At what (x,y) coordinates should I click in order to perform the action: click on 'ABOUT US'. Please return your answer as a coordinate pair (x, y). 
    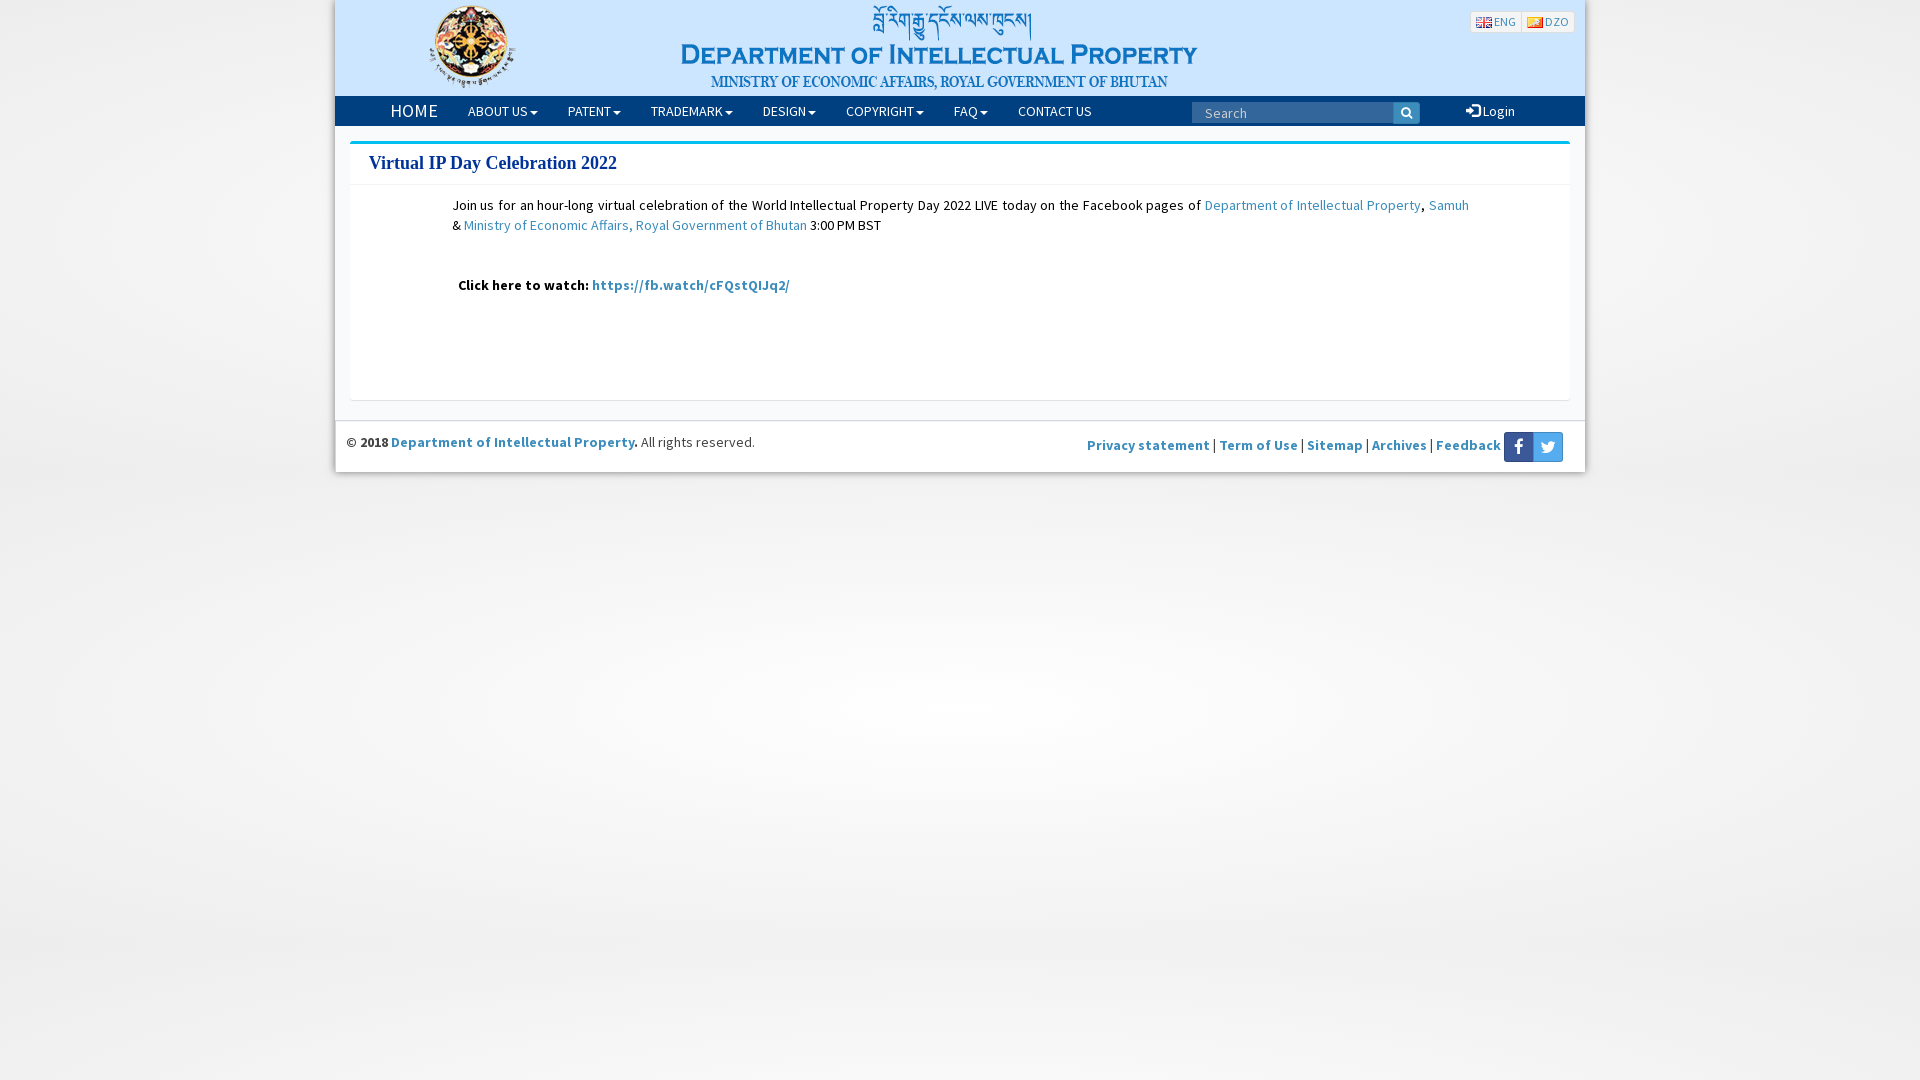
    Looking at the image, I should click on (451, 111).